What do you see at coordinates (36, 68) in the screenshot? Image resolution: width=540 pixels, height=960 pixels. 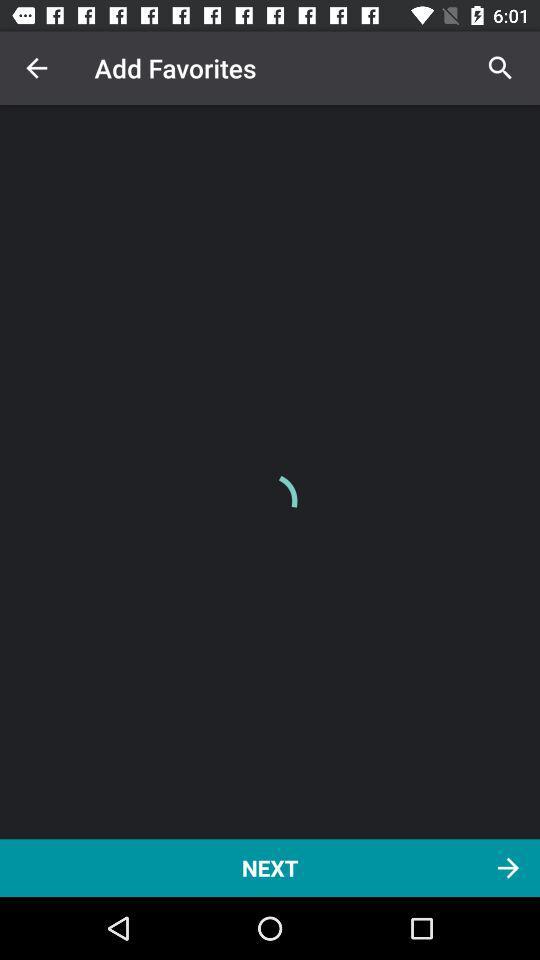 I see `the item next to the add favorites` at bounding box center [36, 68].